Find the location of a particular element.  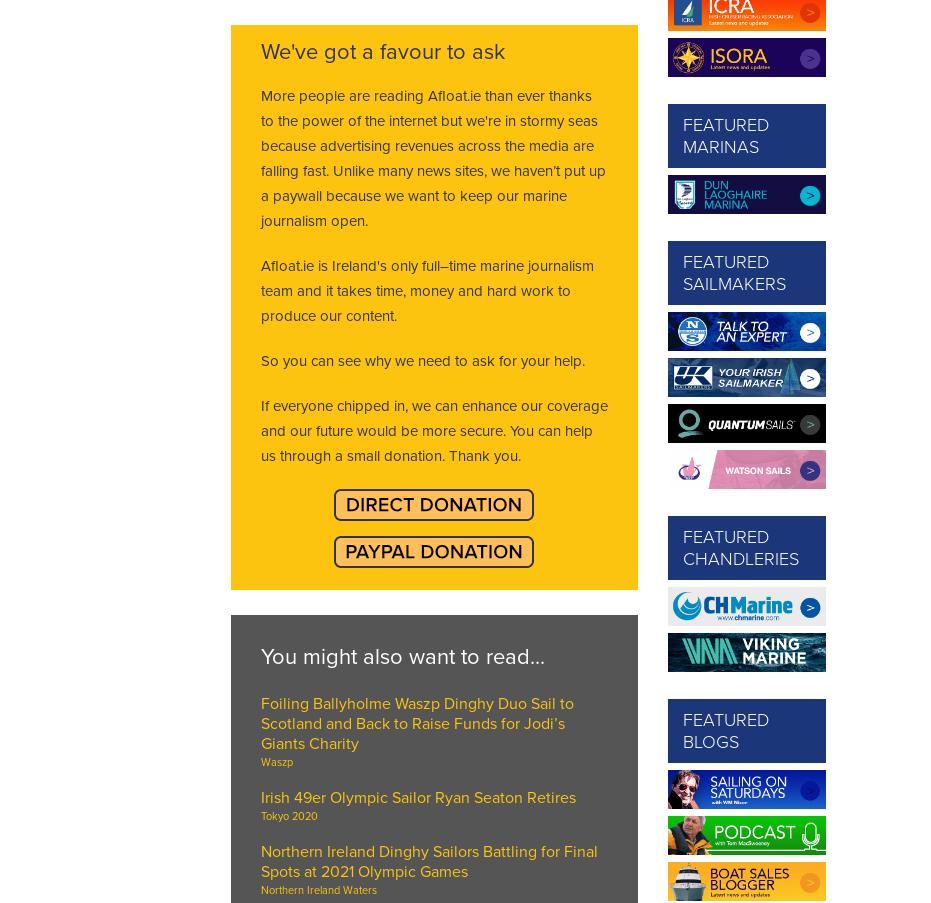

'If everyone chipped in, we can enhance our coverage and our future would be more secure. You can help us through a small donation. Thank you.' is located at coordinates (432, 430).